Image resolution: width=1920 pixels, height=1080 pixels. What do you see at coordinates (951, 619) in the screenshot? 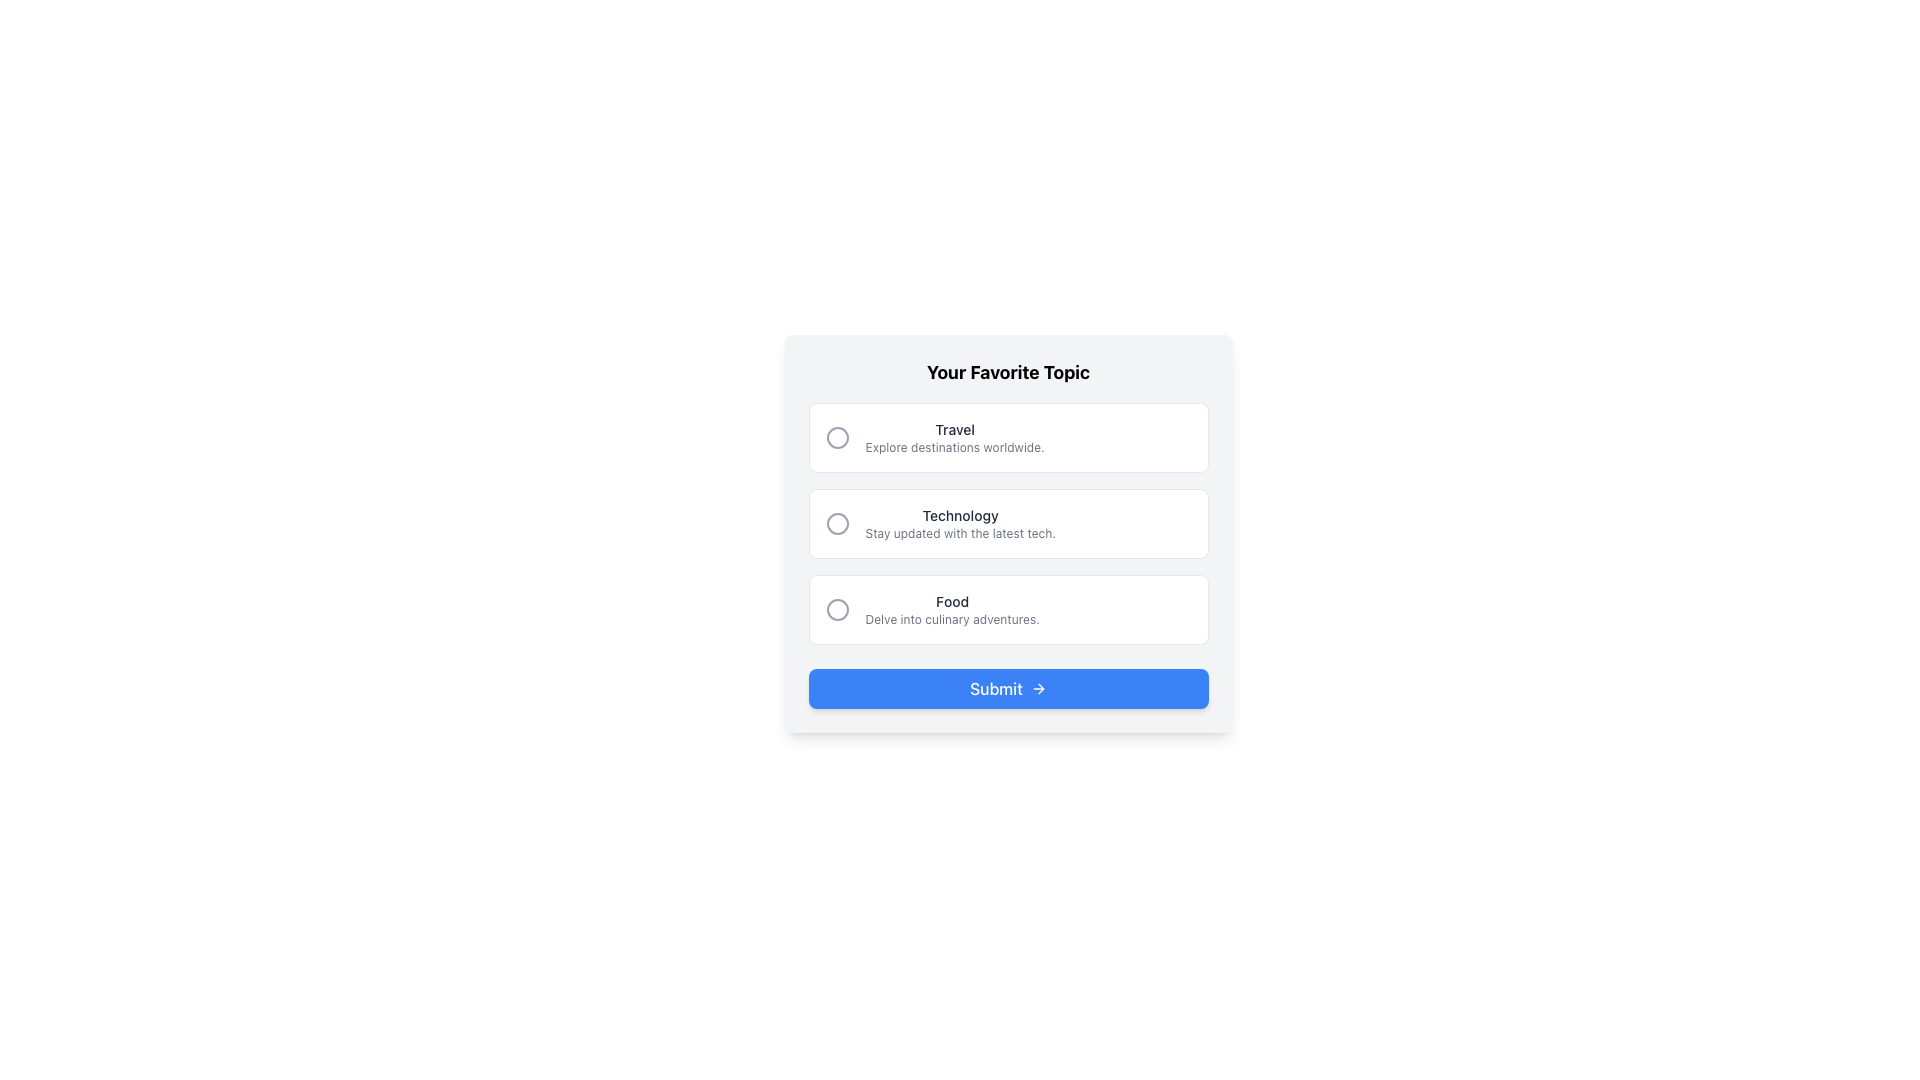
I see `the static text that provides additional context about the 'Food' label, located directly below it in the options list` at bounding box center [951, 619].